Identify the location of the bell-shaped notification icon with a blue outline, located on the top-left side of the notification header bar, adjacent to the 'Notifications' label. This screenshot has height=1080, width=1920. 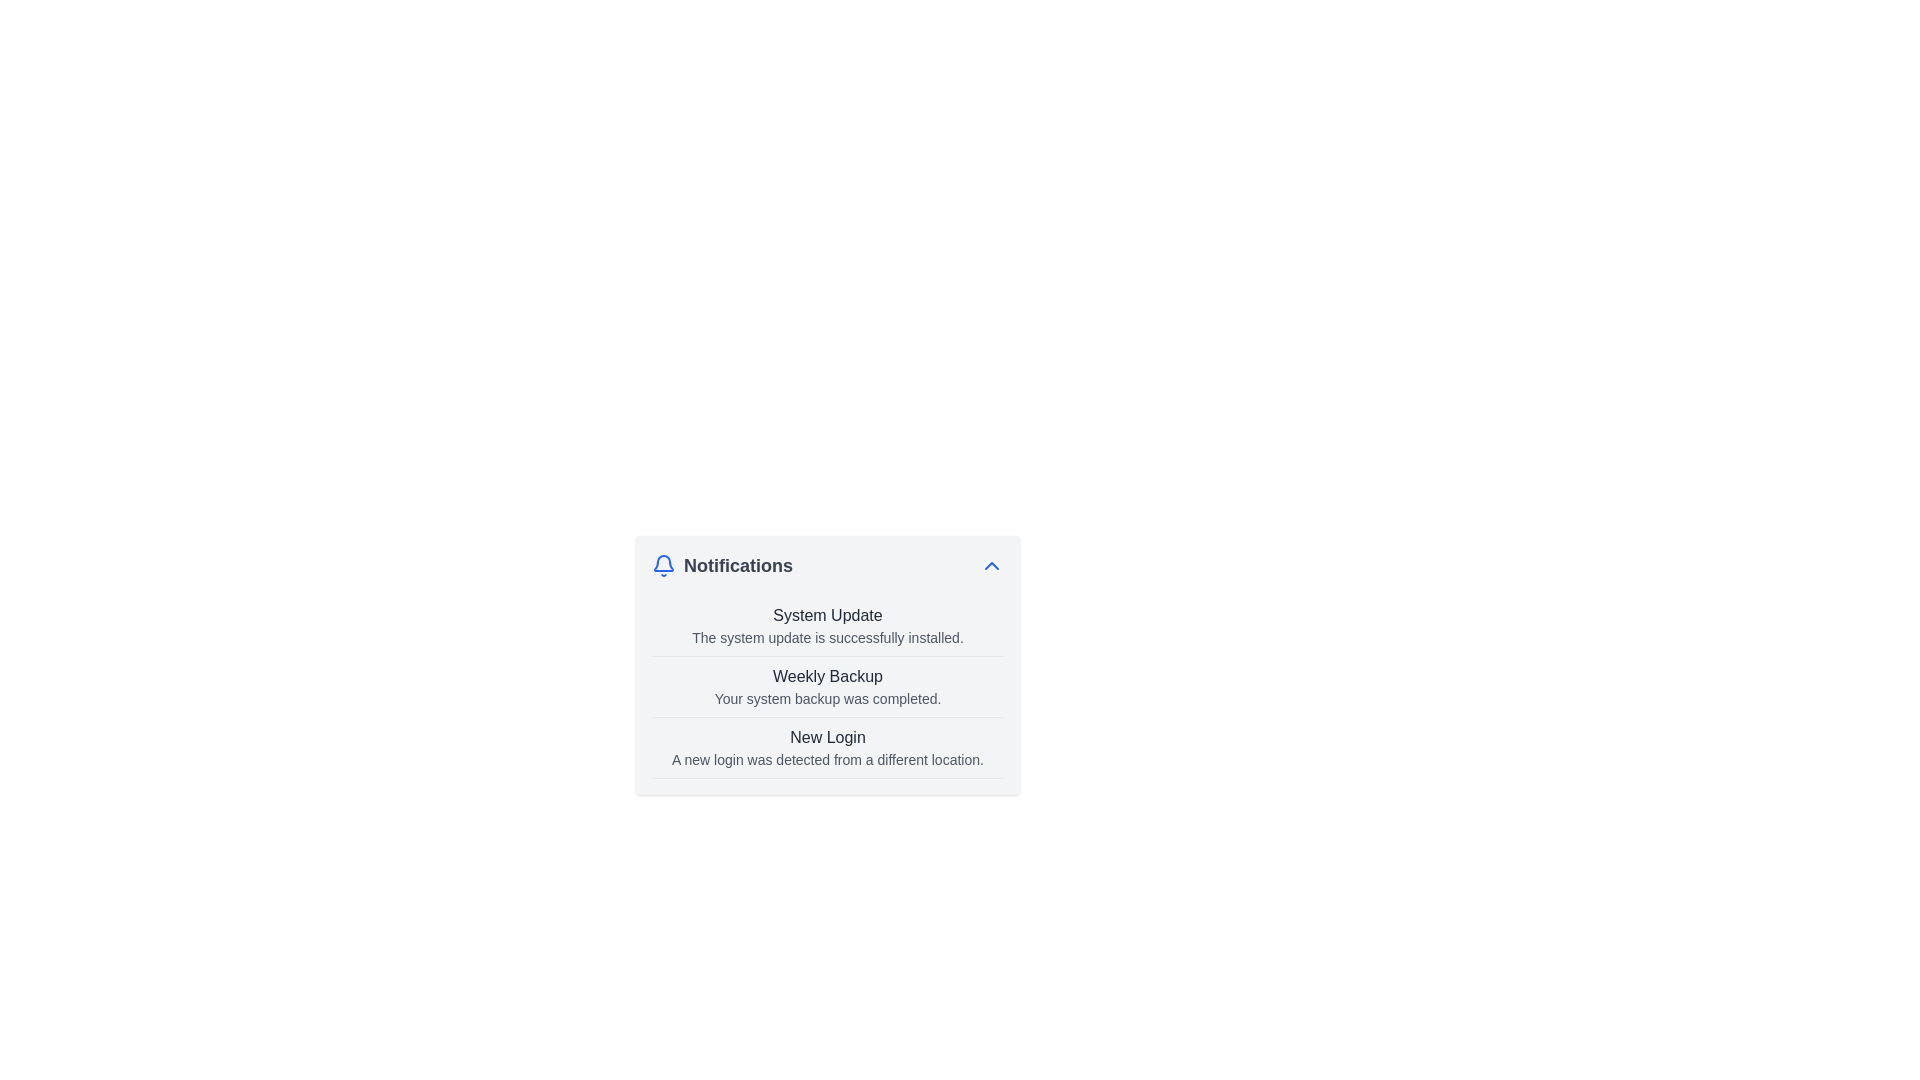
(663, 566).